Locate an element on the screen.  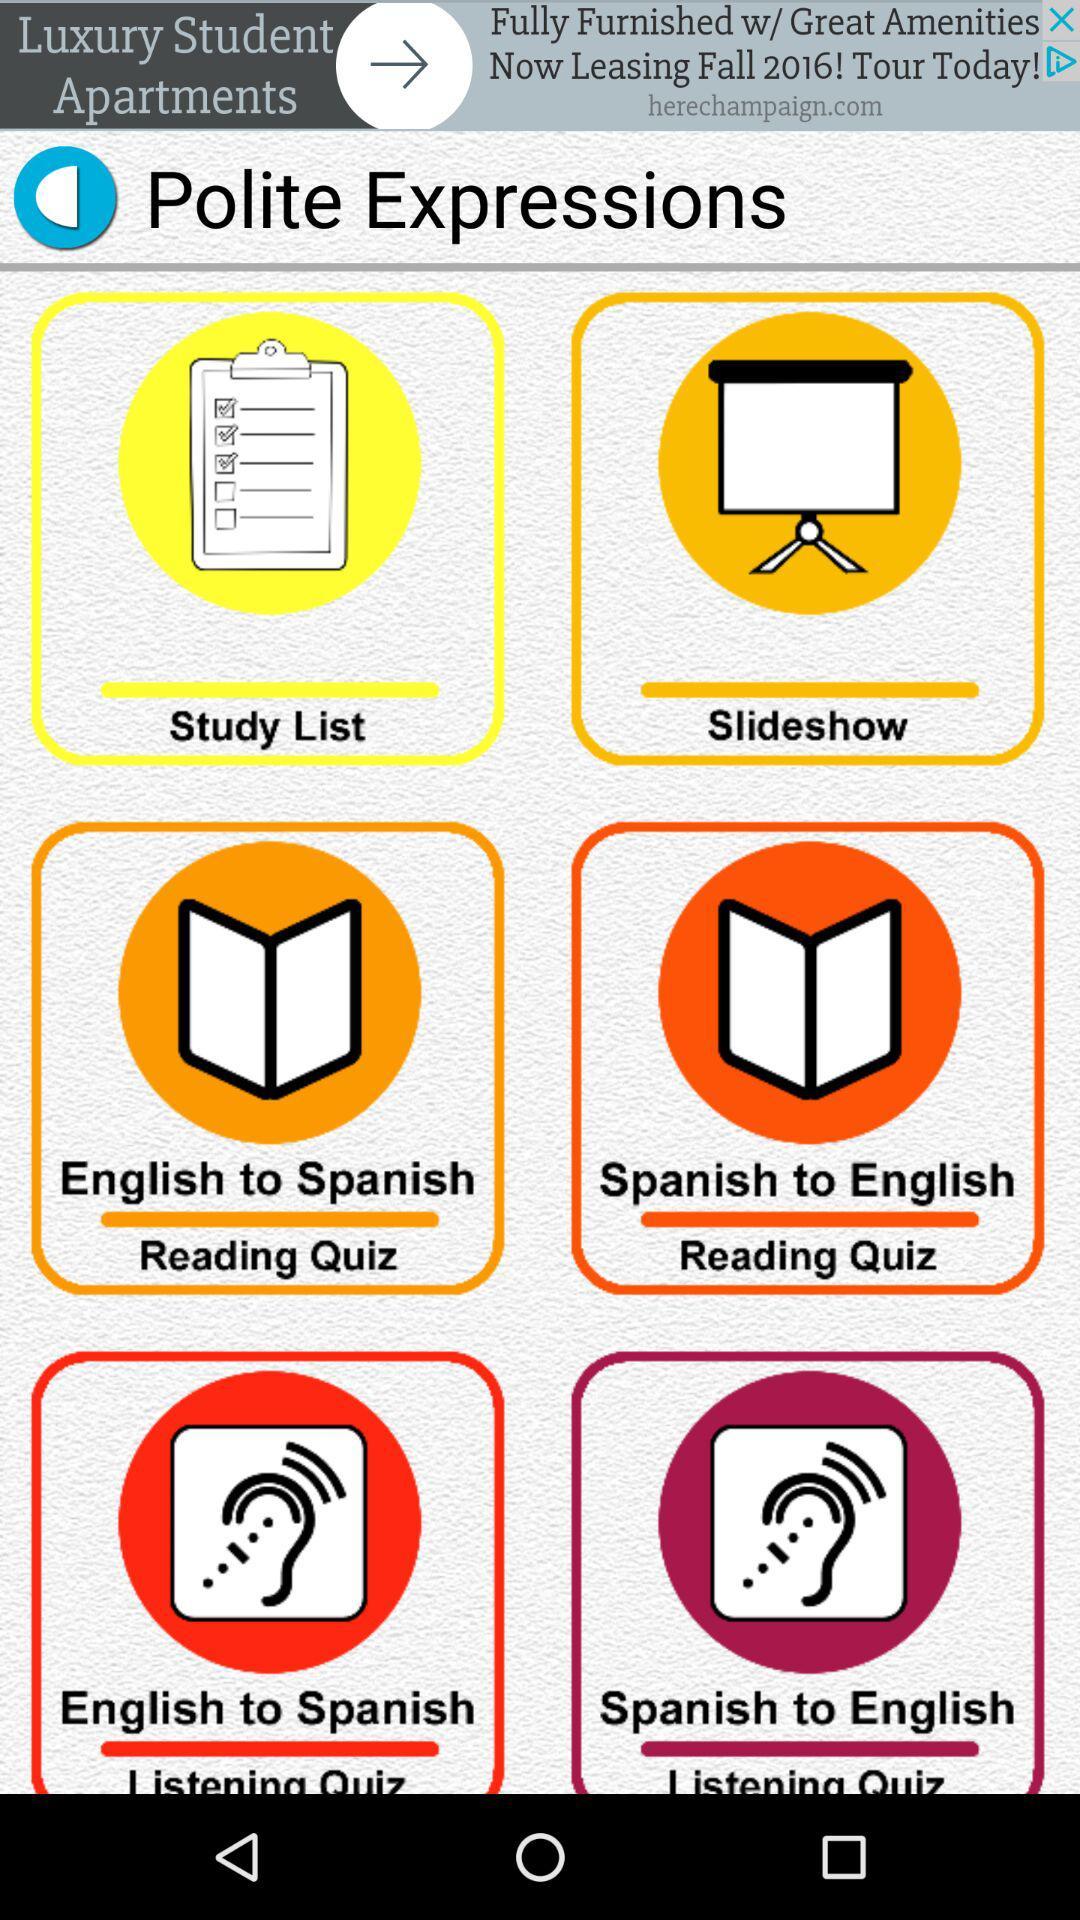
click slideshow is located at coordinates (810, 536).